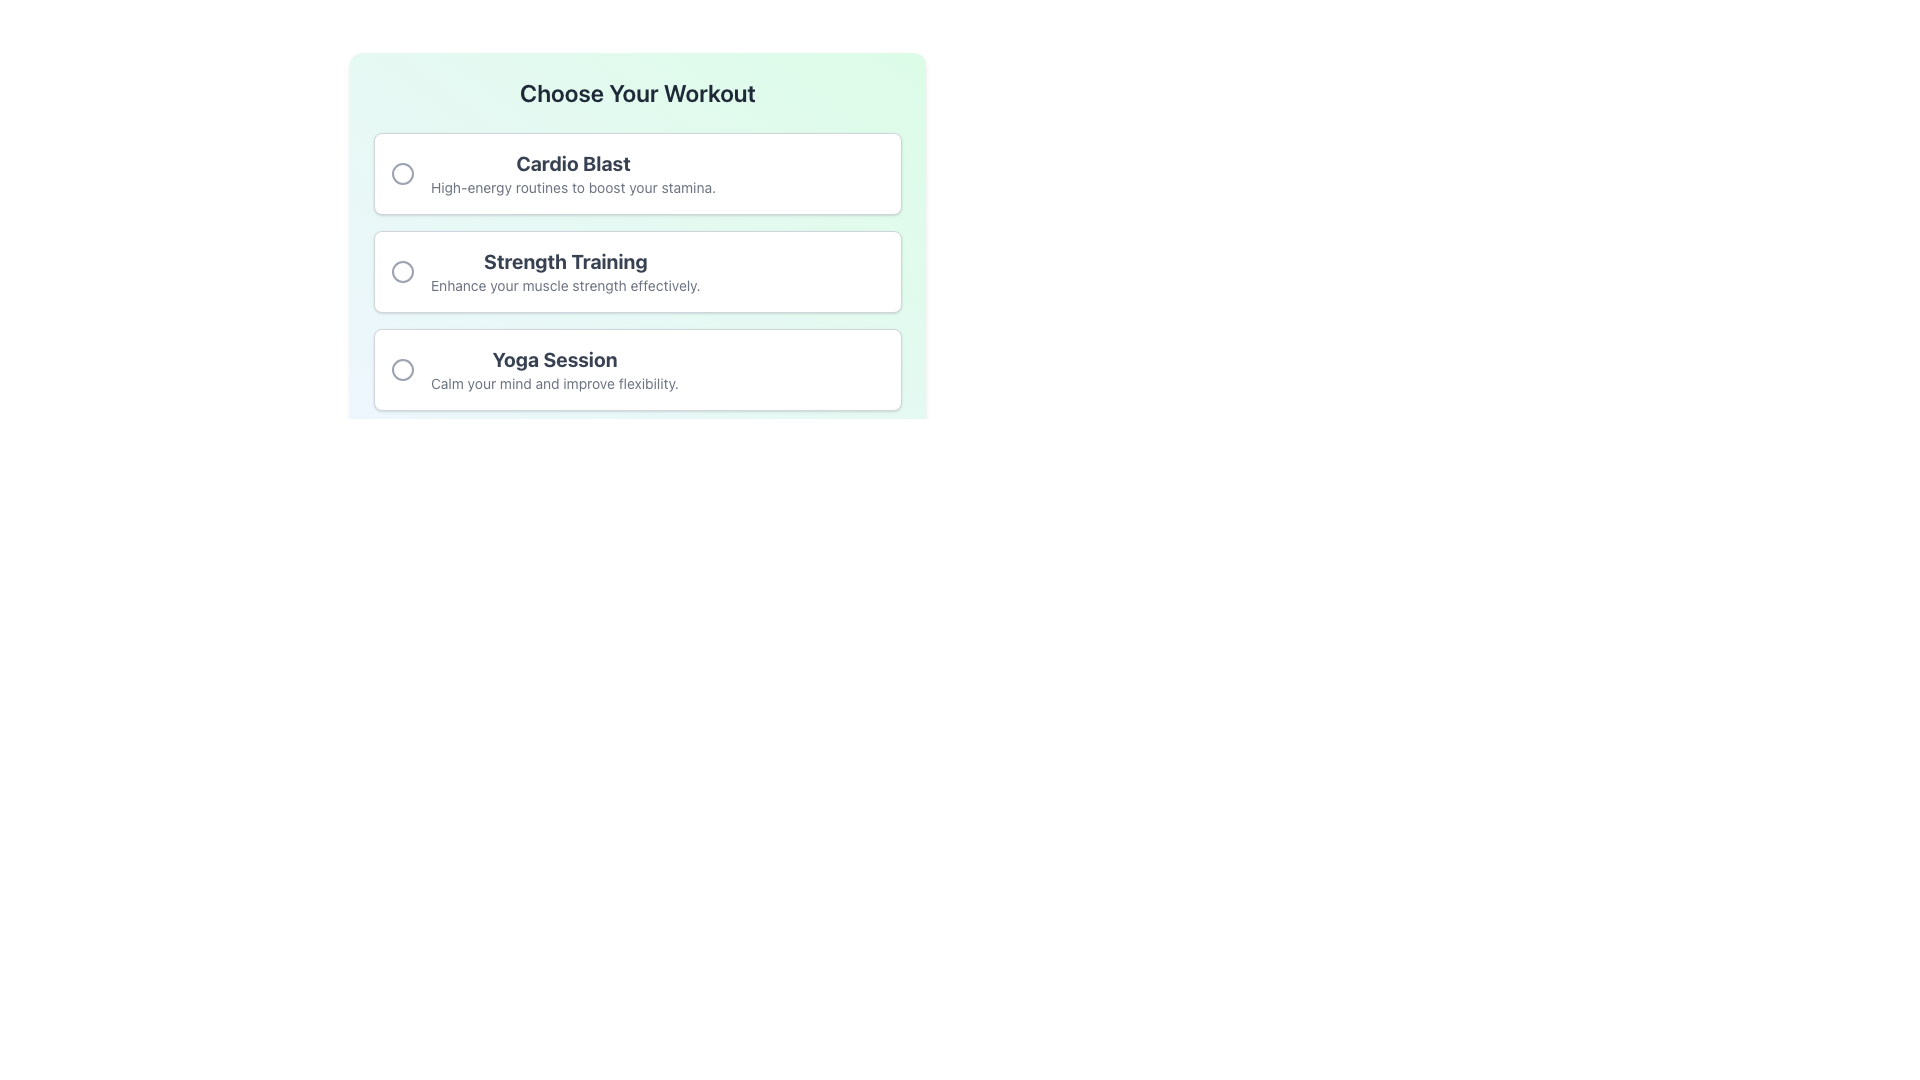  Describe the element at coordinates (554, 384) in the screenshot. I see `the text label that reads 'Calm your mind and improve flexibility.' located beneath the 'Yoga Session' title in the third card under 'Choose Your Workout'` at that location.